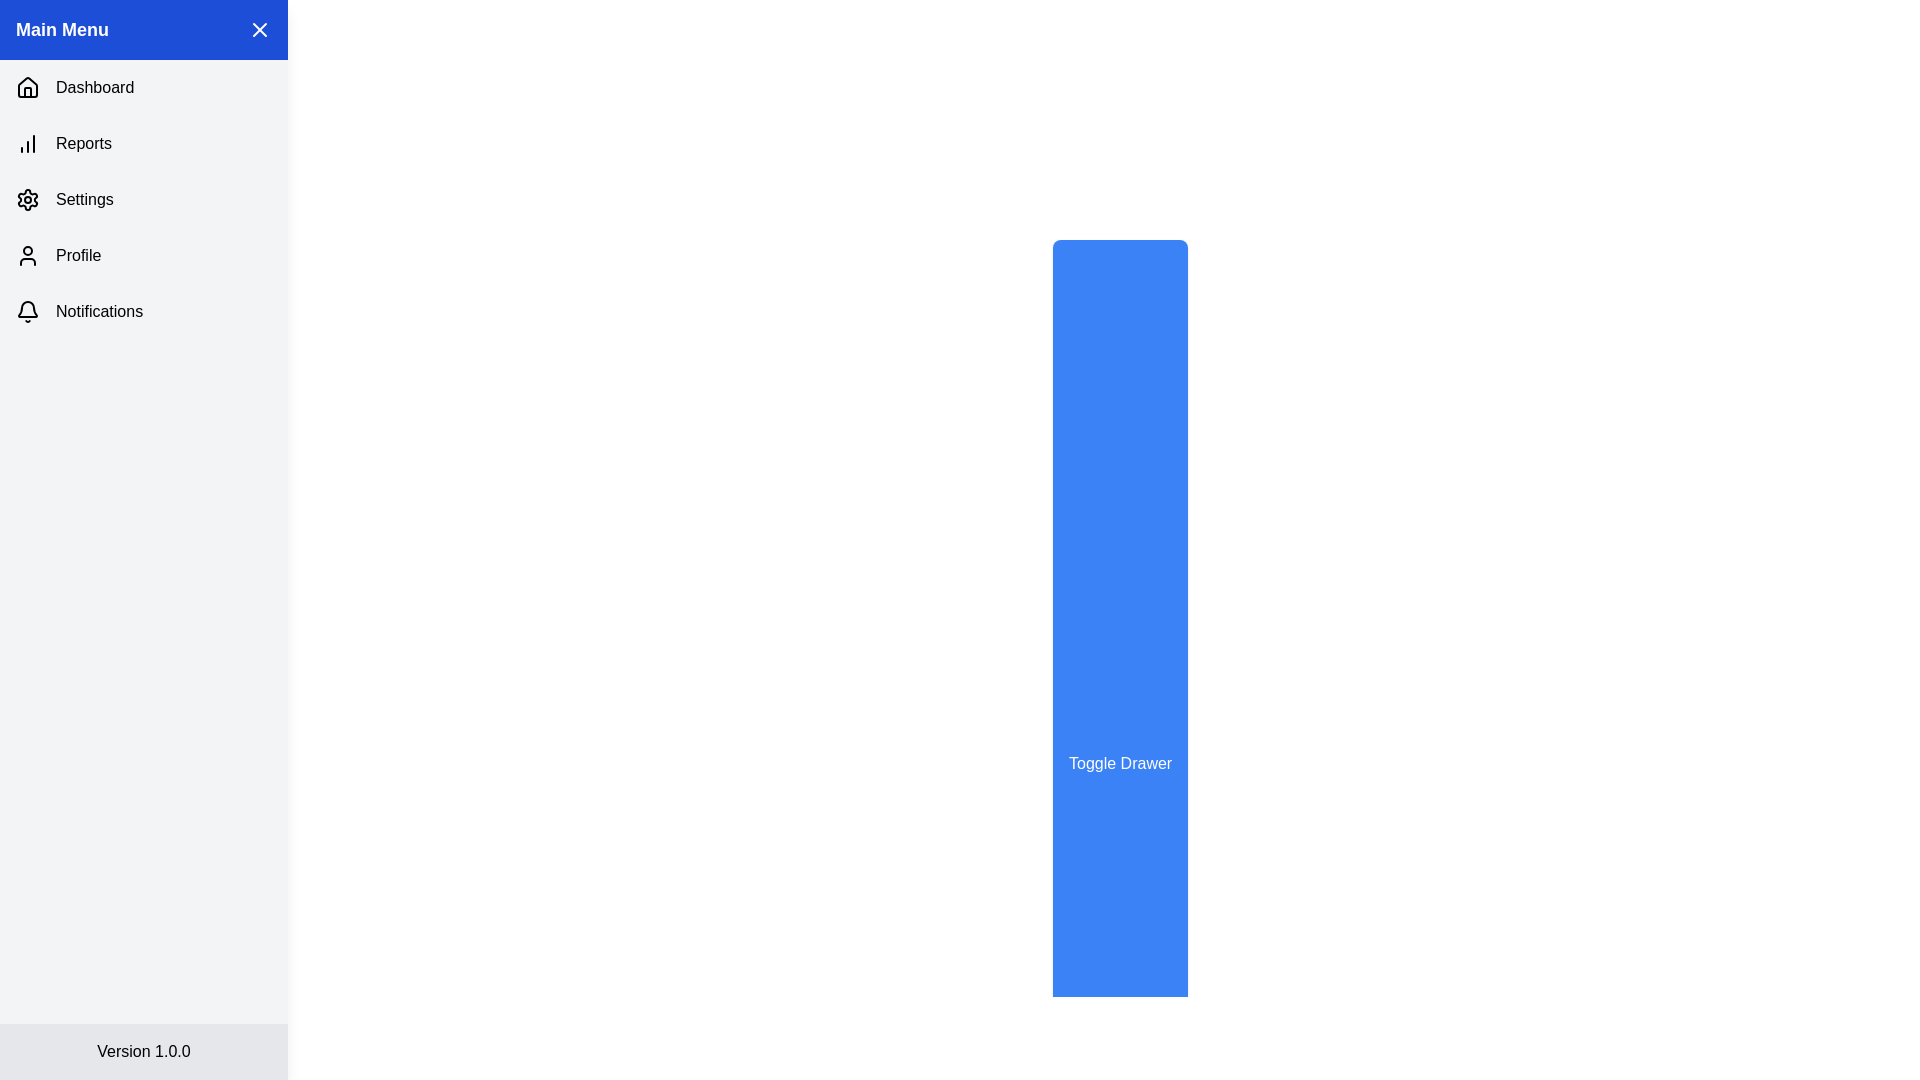 The width and height of the screenshot is (1920, 1080). Describe the element at coordinates (258, 30) in the screenshot. I see `the close button located at the top-right corner of the blue header bar` at that location.